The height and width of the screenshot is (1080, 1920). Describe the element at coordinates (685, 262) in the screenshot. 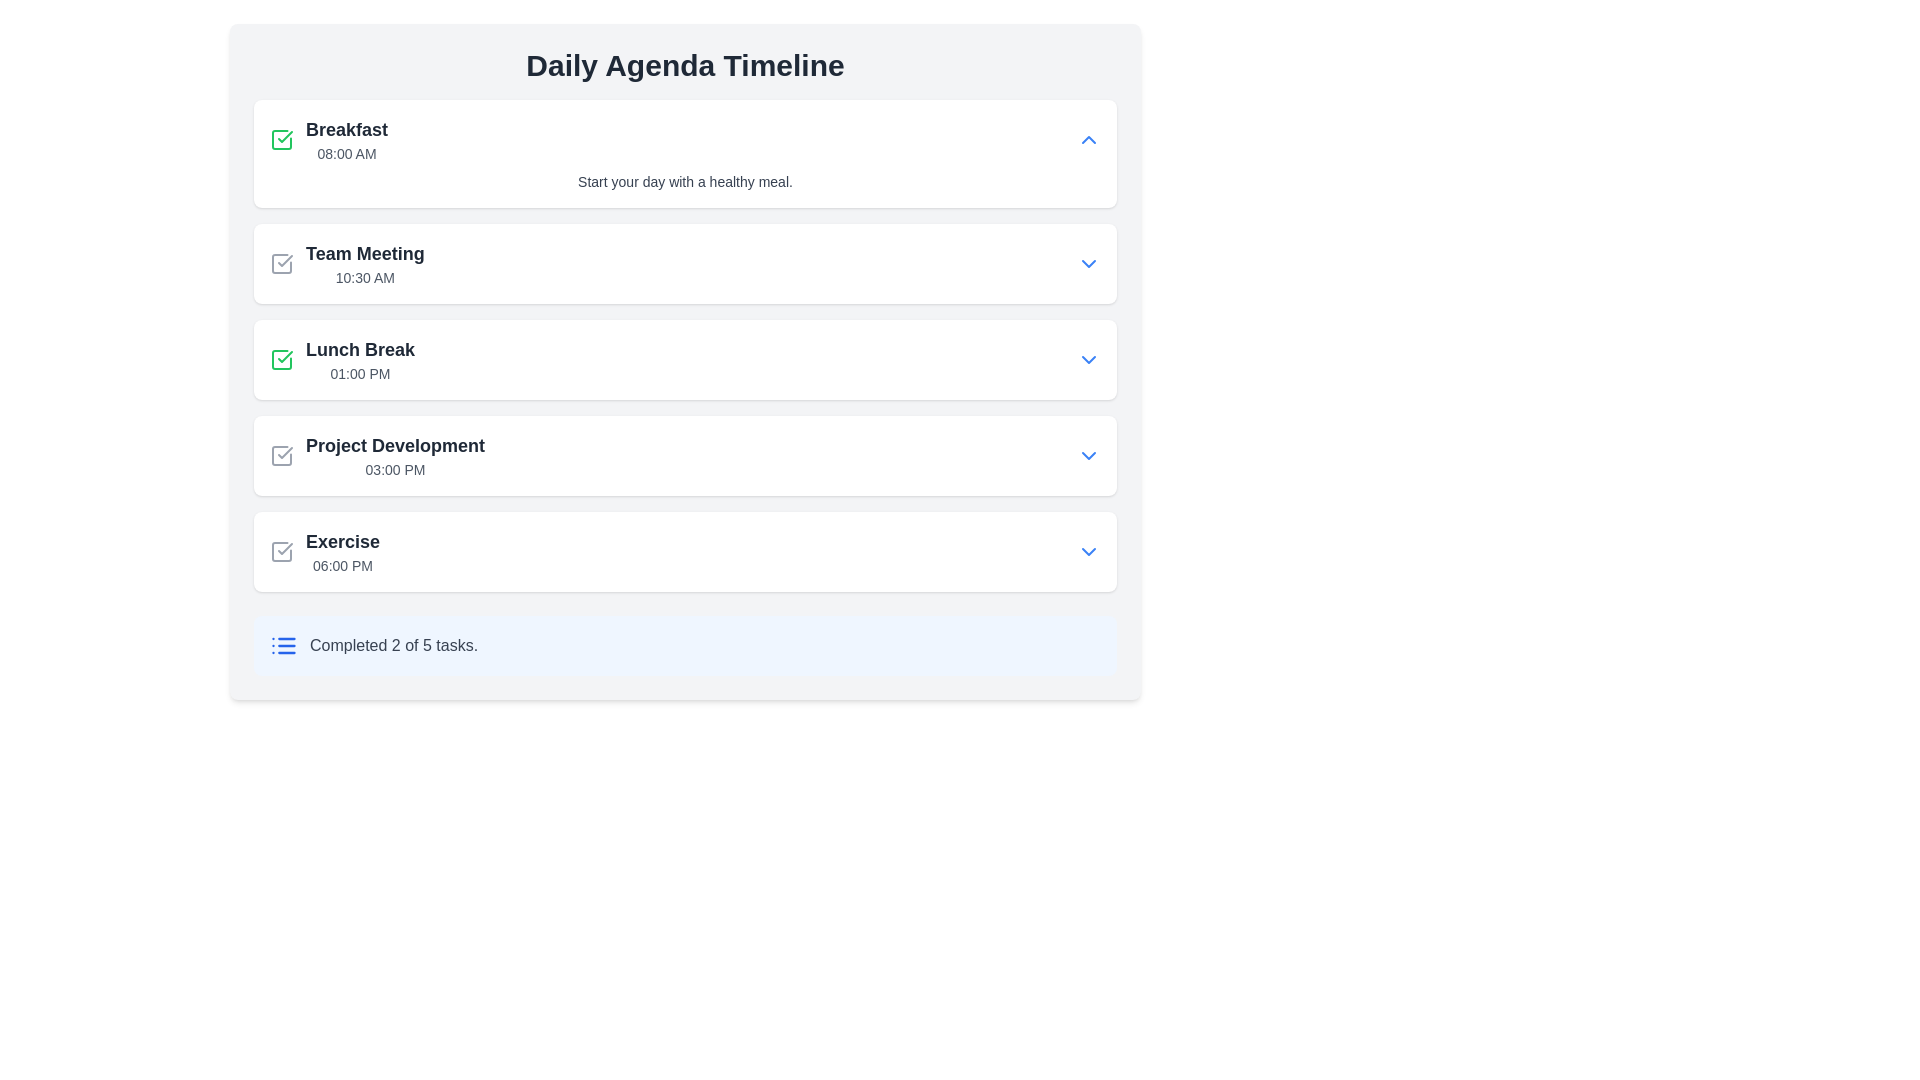

I see `the dropdown arrow of the second item in the vertically-stacked list, which represents a scheduled agenda item in the daily timeline` at that location.